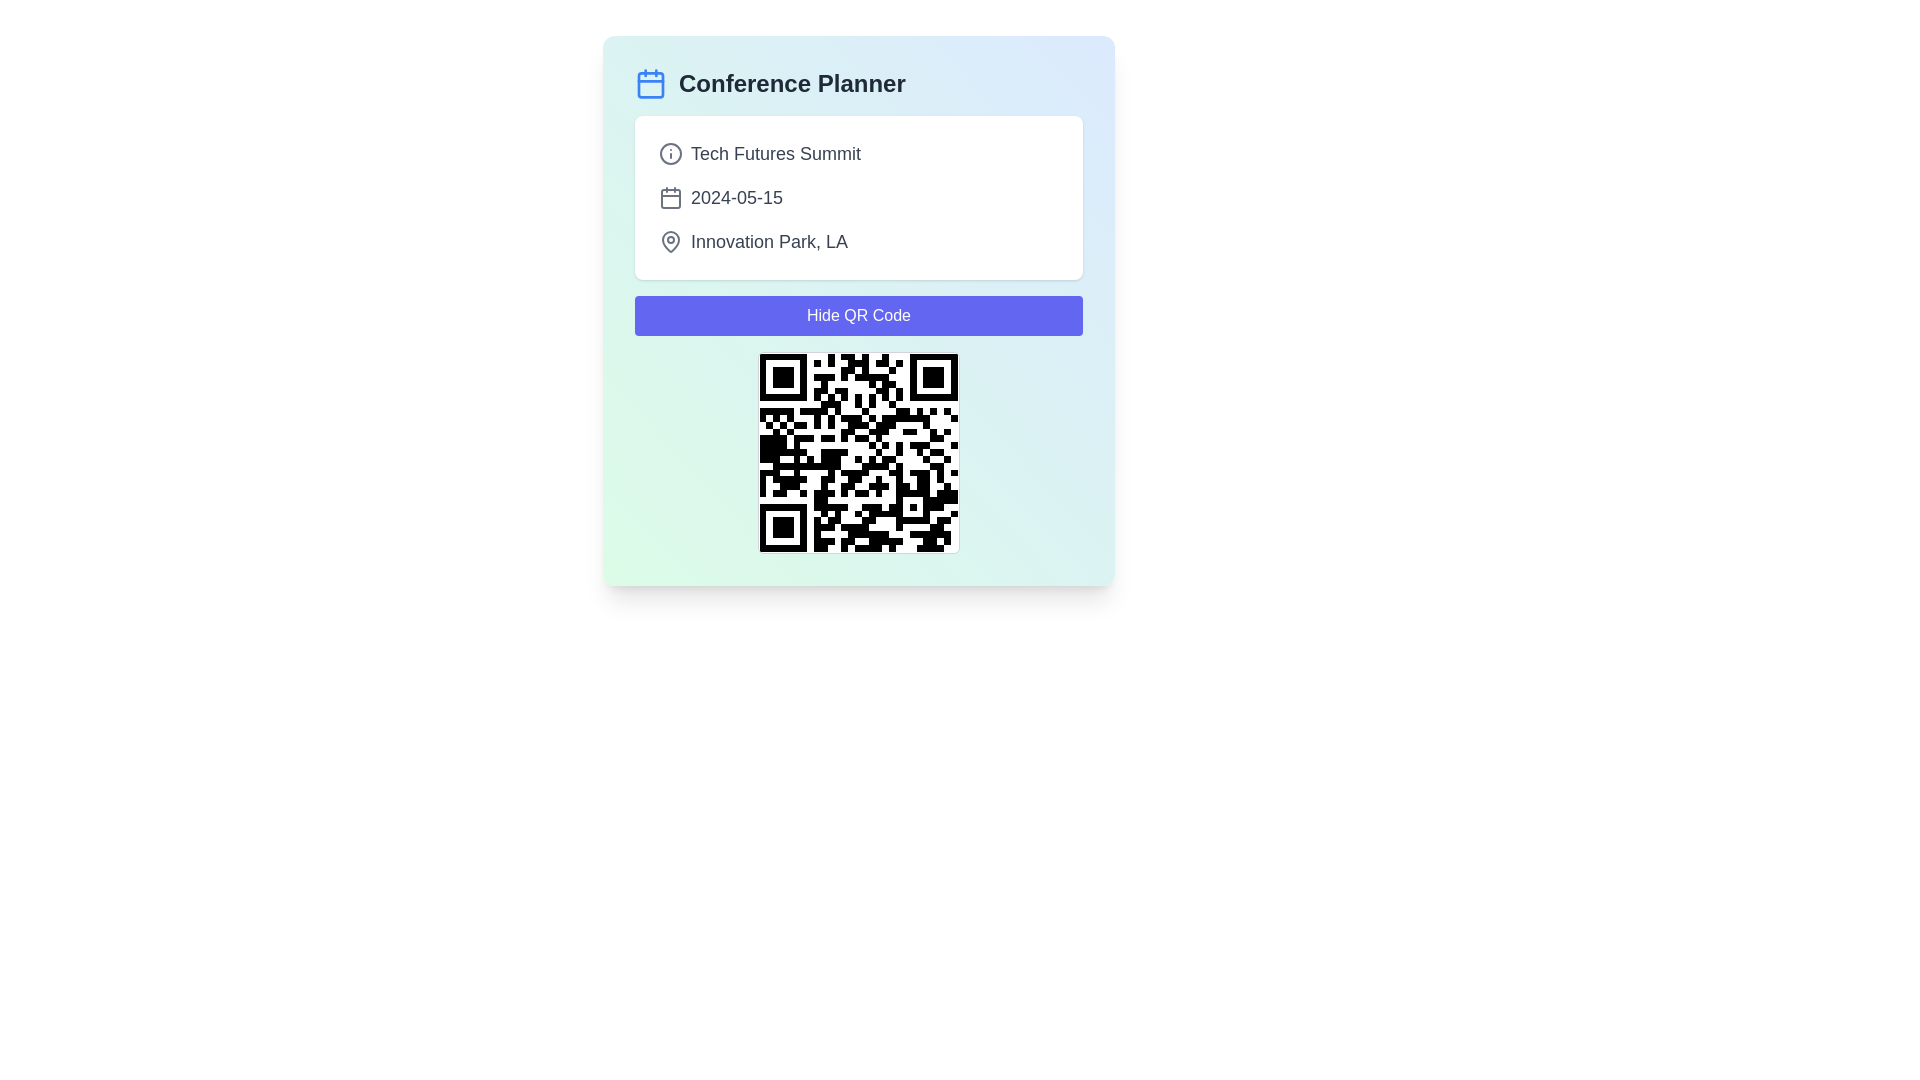 Image resolution: width=1920 pixels, height=1080 pixels. I want to click on the QR code image with a black-and-white grid pattern, which is prominently displayed, so click(859, 452).